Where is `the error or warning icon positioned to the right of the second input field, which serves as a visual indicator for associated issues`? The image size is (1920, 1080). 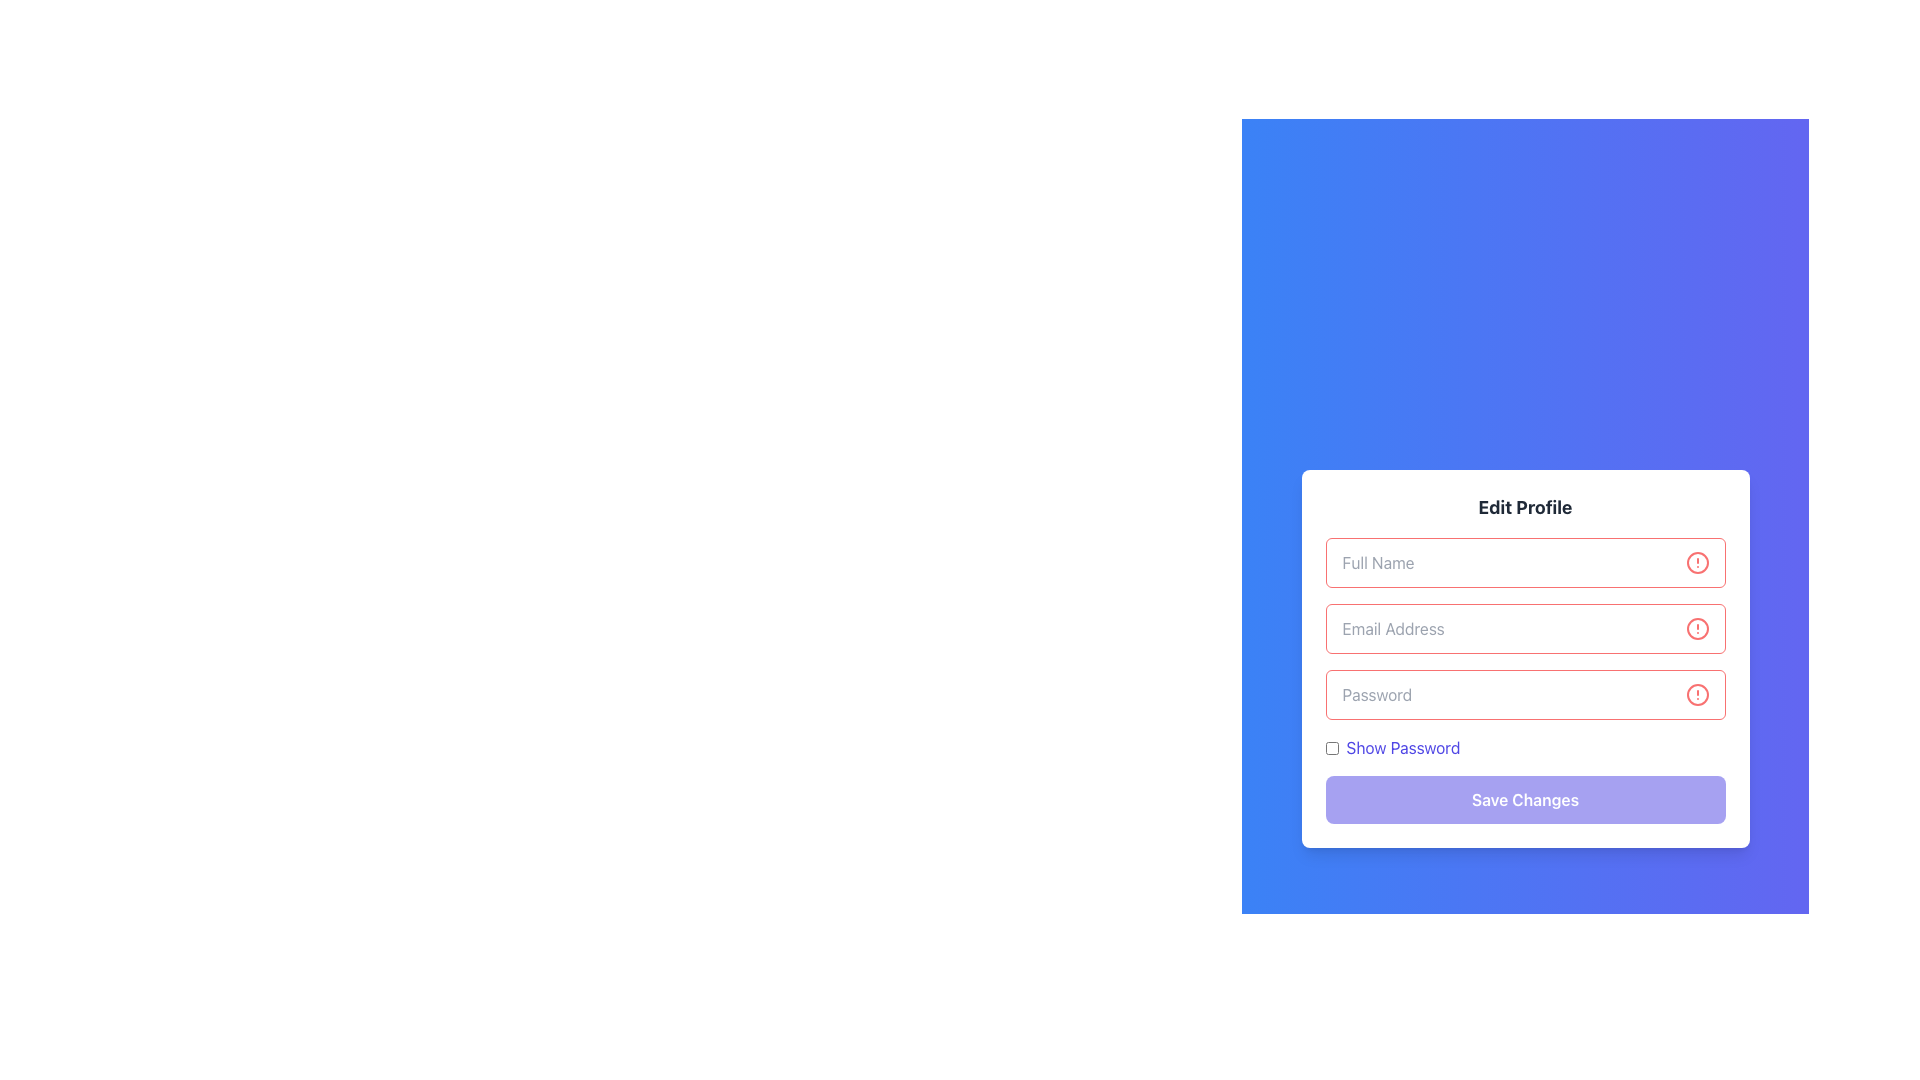
the error or warning icon positioned to the right of the second input field, which serves as a visual indicator for associated issues is located at coordinates (1696, 627).